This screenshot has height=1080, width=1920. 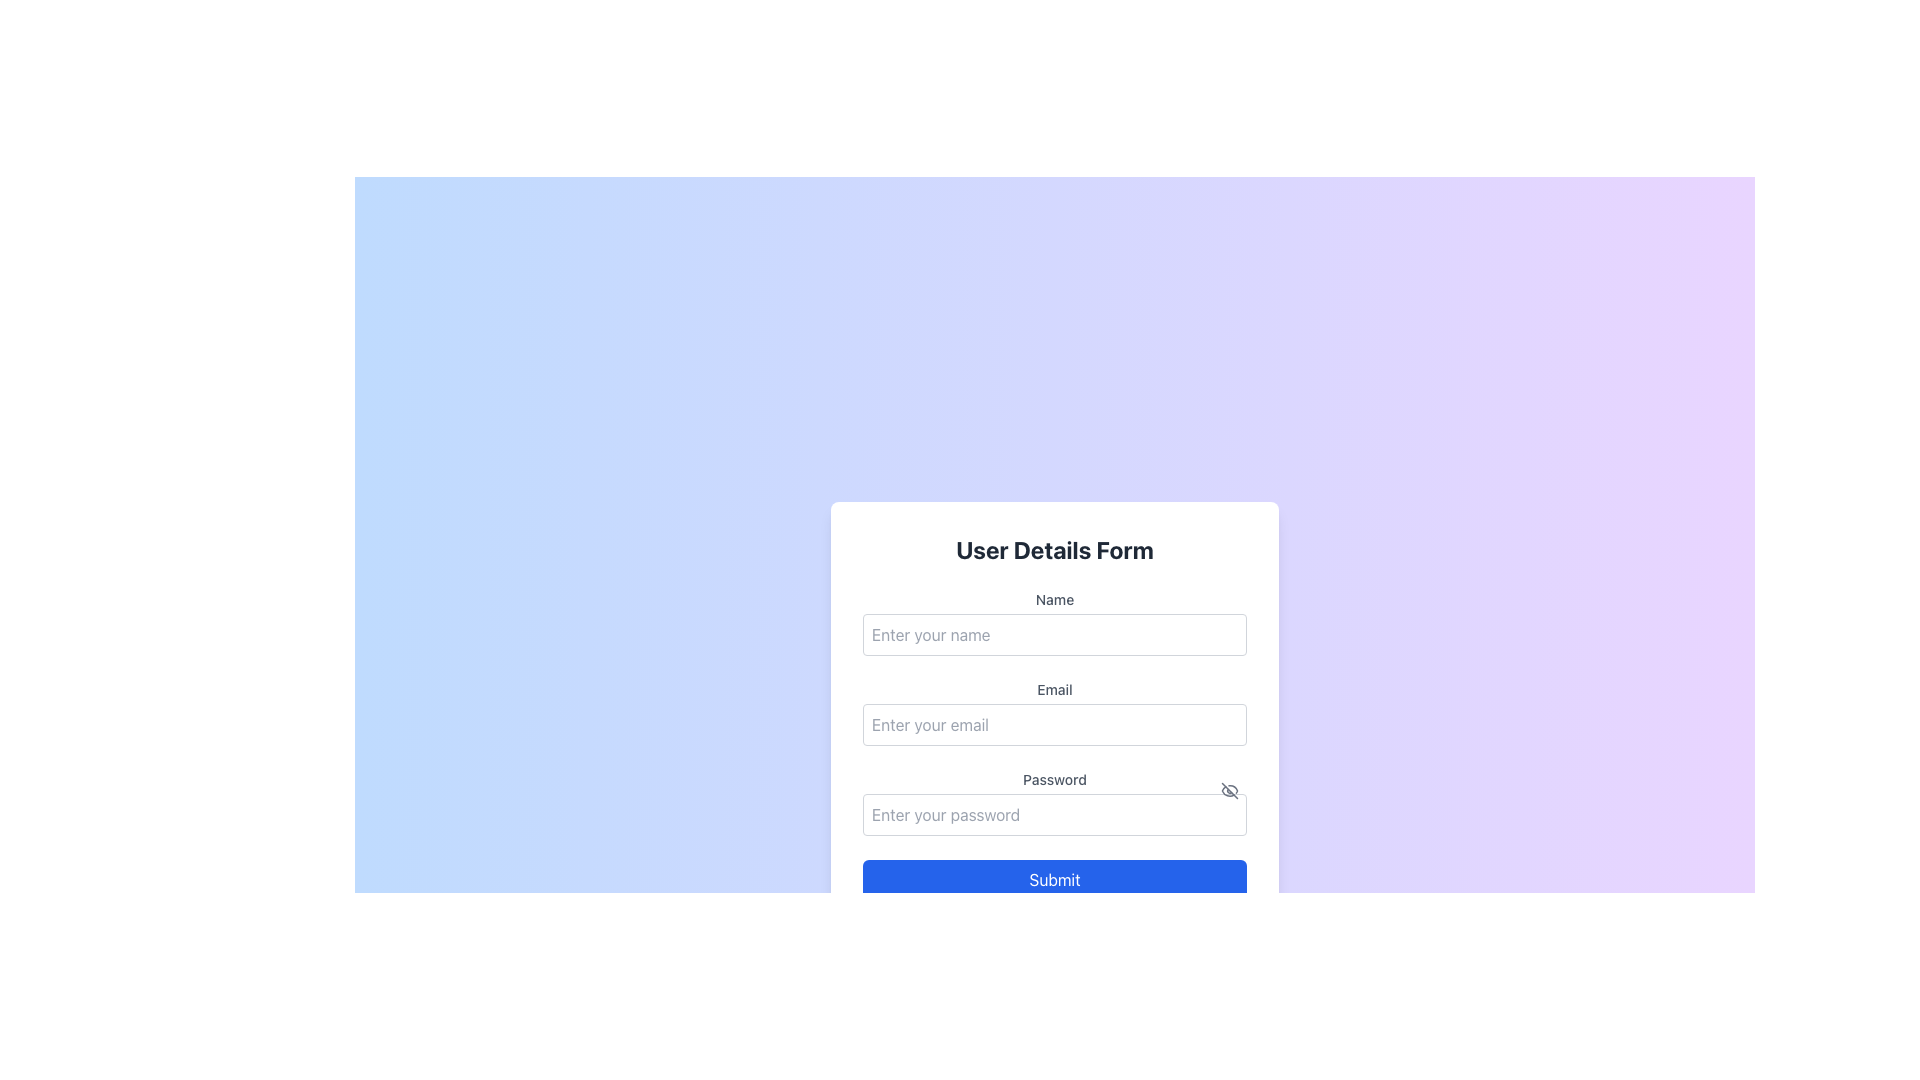 I want to click on the 'Password' text label, which is styled with a smaller font size, medium weight, and gray color, located directly above the password input field, so click(x=1054, y=778).